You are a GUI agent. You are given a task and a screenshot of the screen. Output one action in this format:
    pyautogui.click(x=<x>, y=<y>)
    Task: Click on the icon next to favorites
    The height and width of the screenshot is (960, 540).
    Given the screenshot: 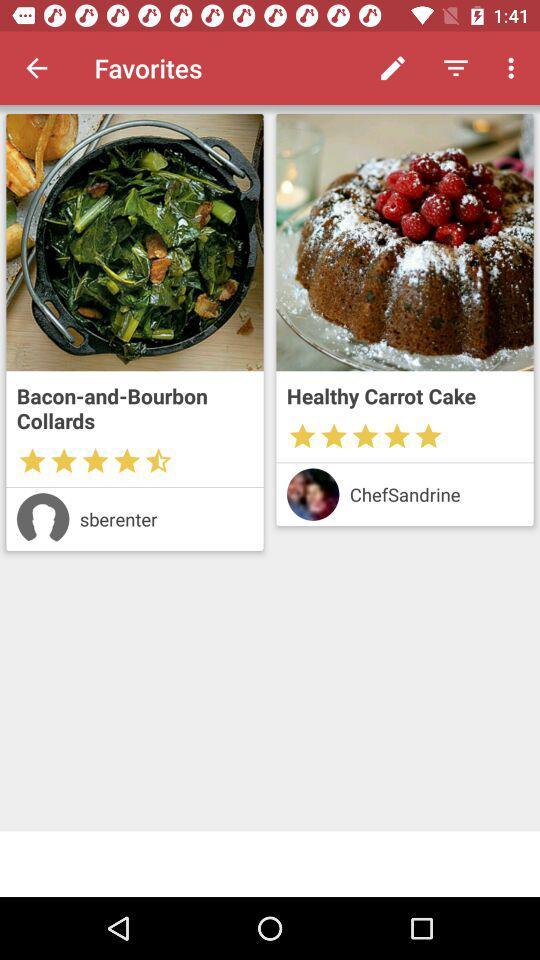 What is the action you would take?
    pyautogui.click(x=393, y=68)
    